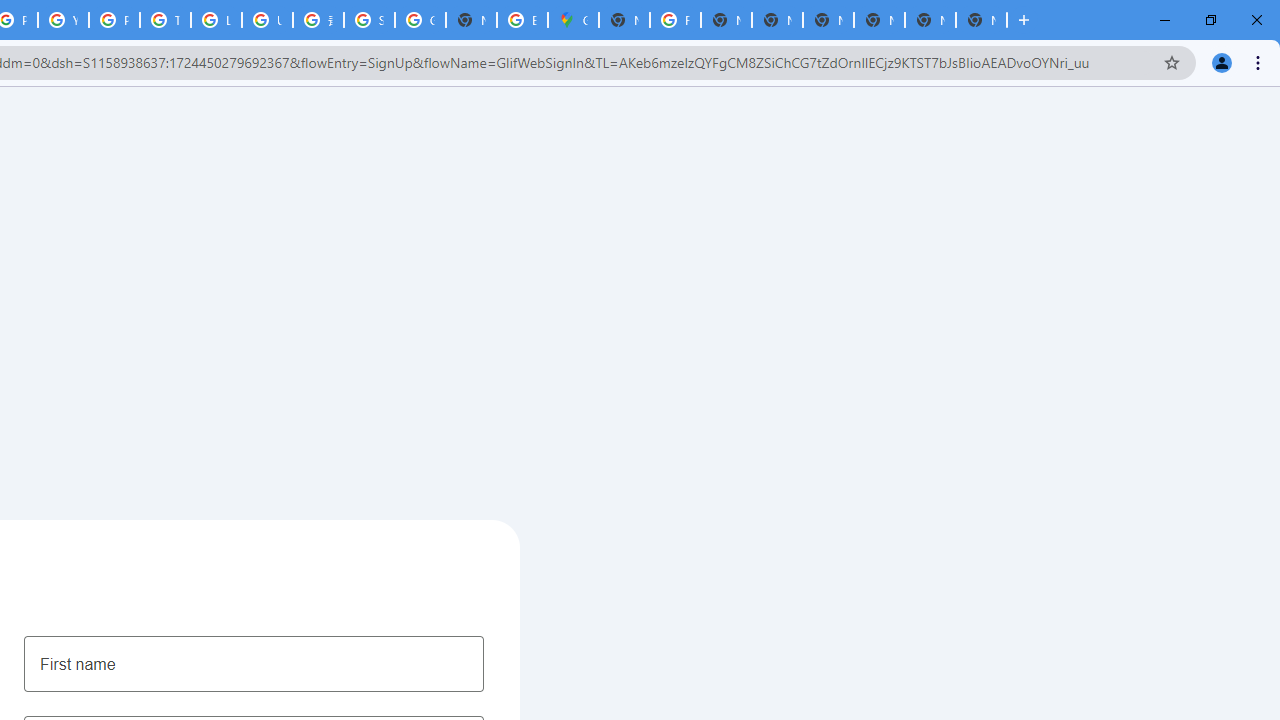 Image resolution: width=1280 pixels, height=720 pixels. What do you see at coordinates (929, 20) in the screenshot?
I see `'New Tab'` at bounding box center [929, 20].